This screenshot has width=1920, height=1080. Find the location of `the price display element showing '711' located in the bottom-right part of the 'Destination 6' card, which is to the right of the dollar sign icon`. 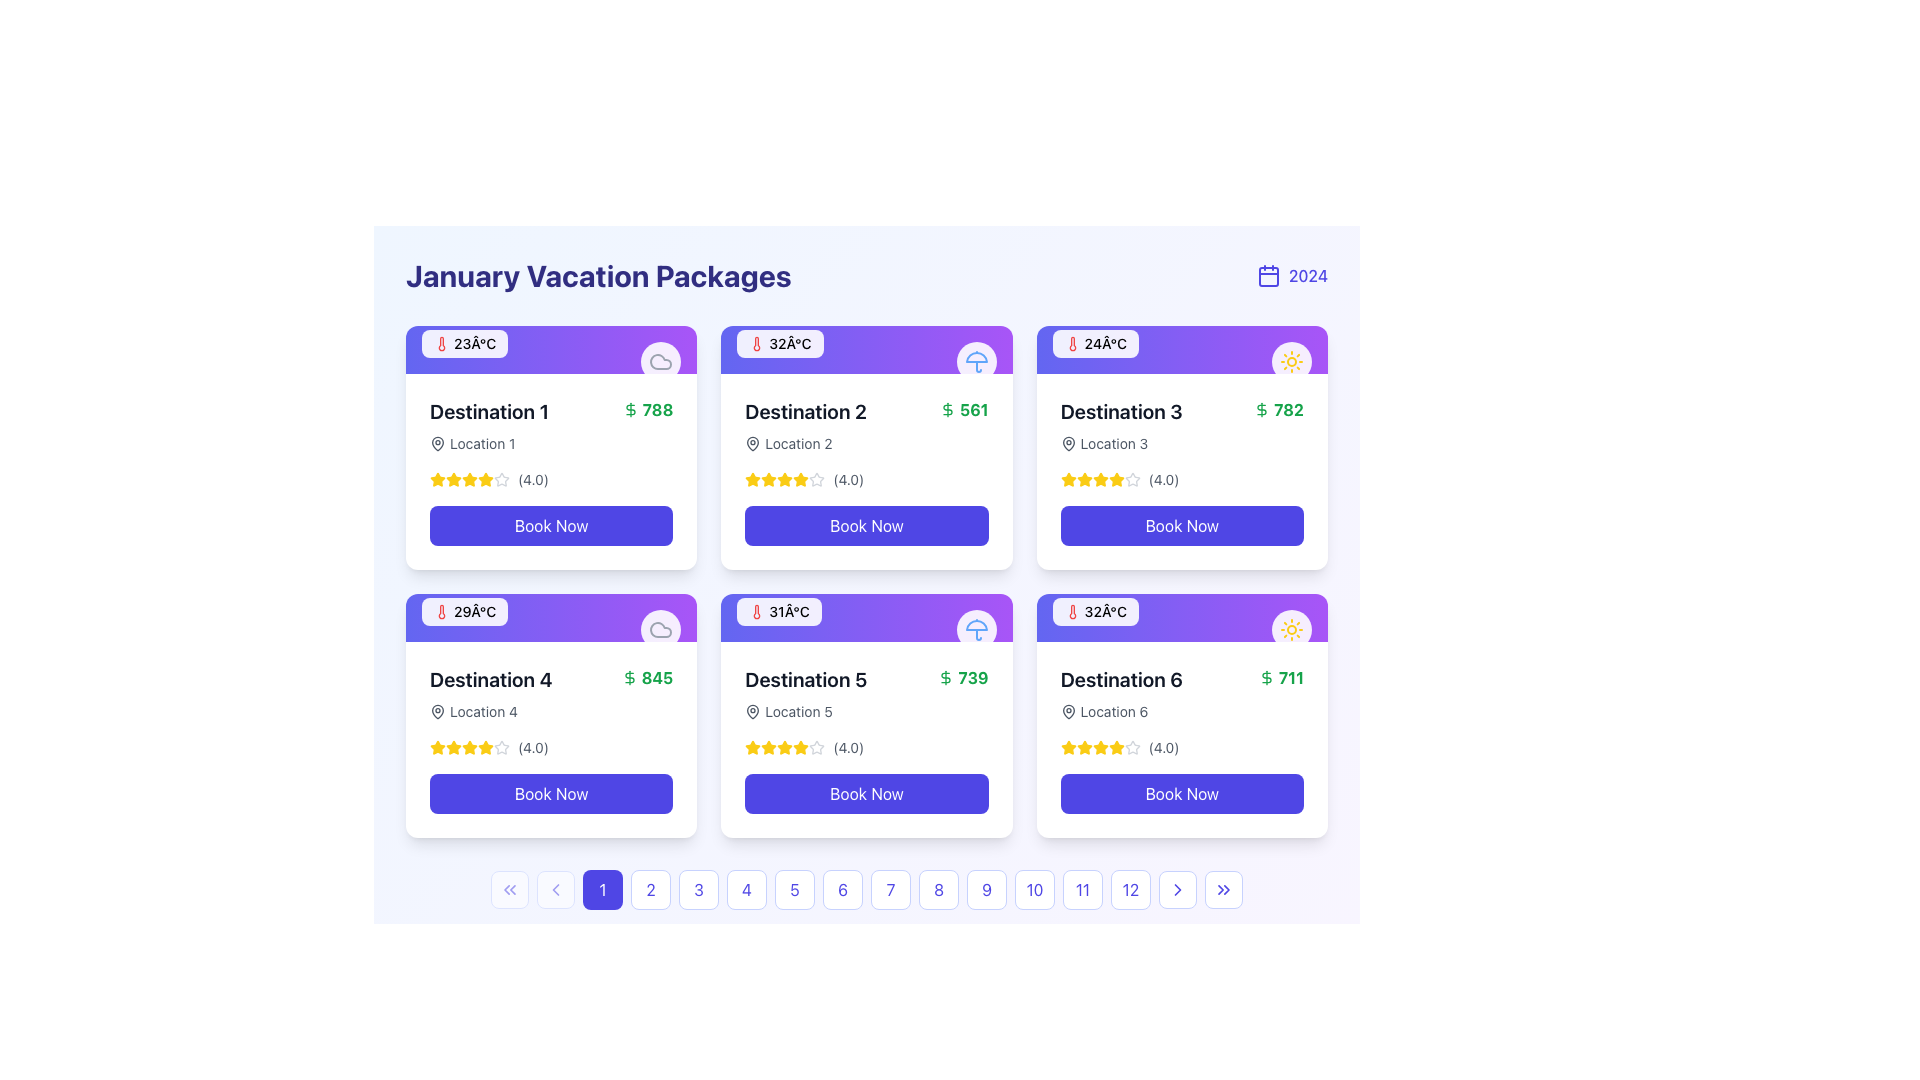

the price display element showing '711' located in the bottom-right part of the 'Destination 6' card, which is to the right of the dollar sign icon is located at coordinates (1281, 677).